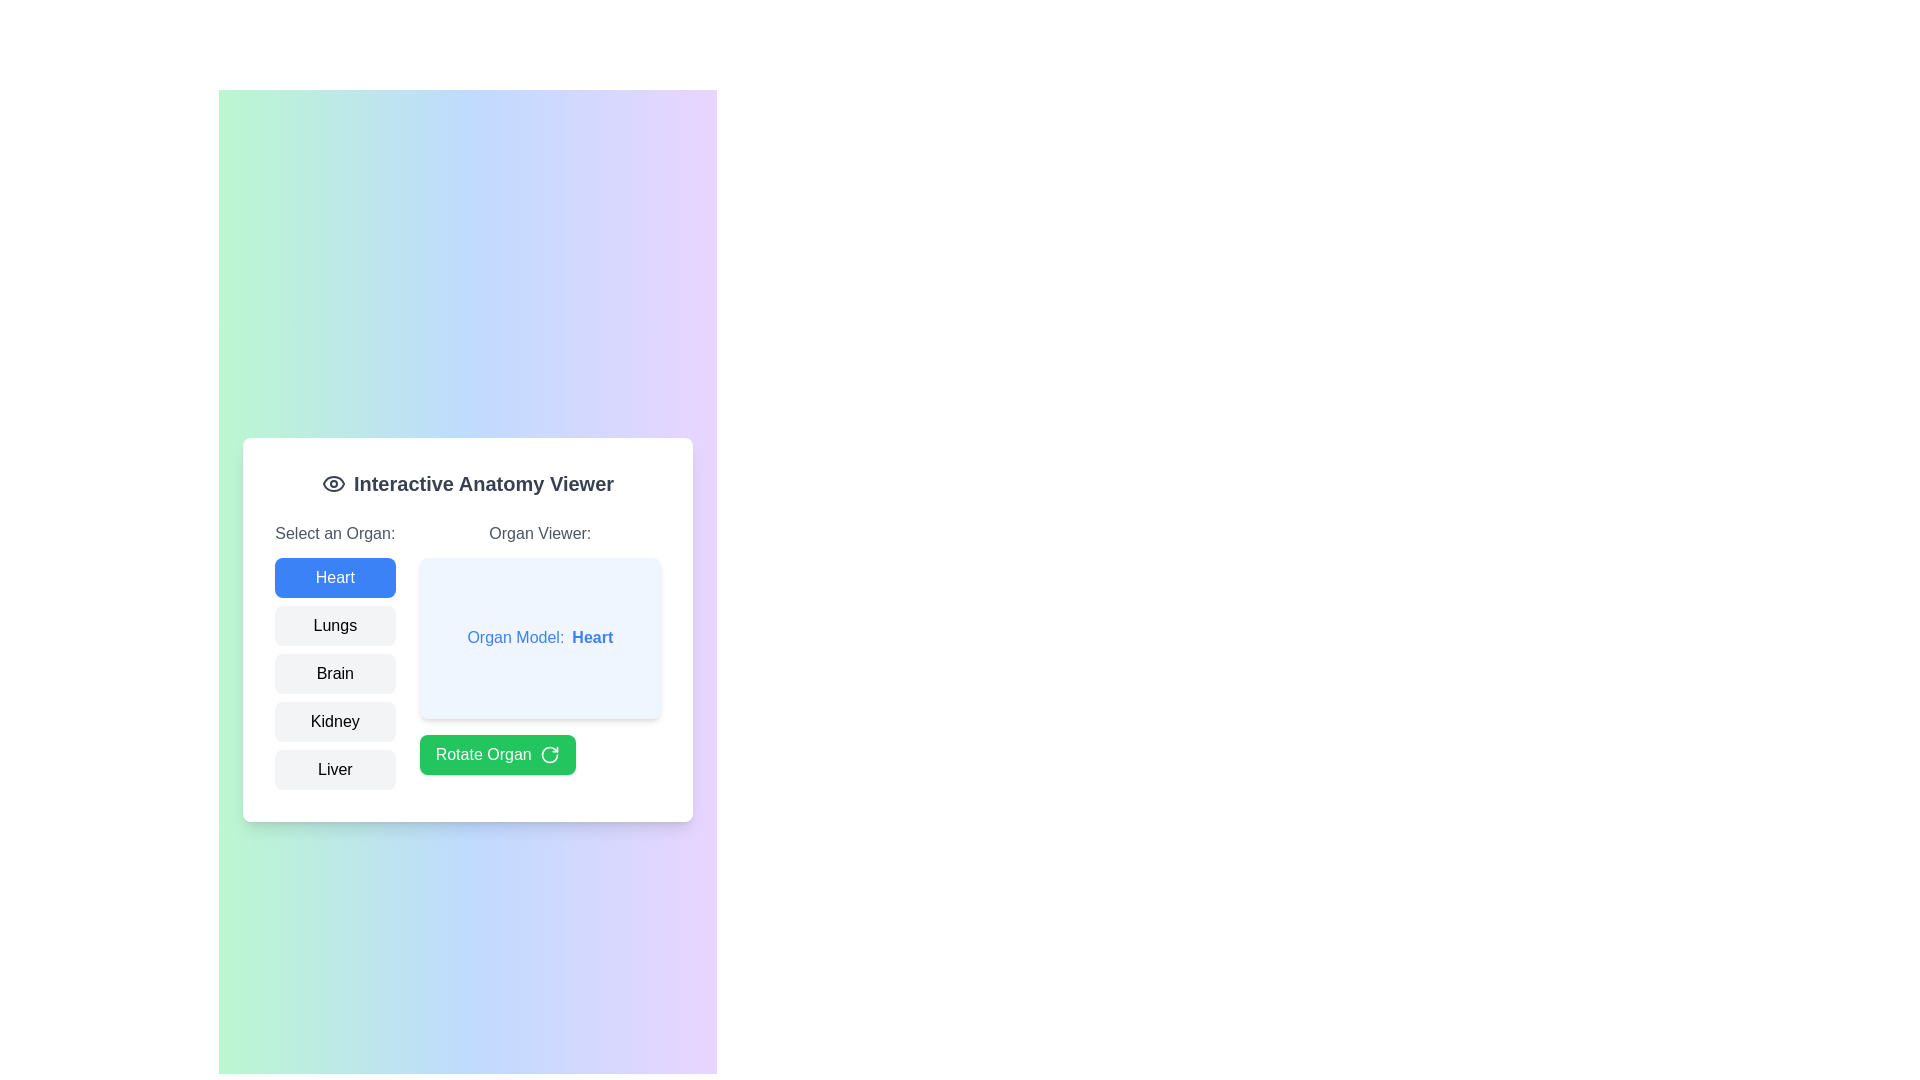 The image size is (1920, 1080). What do you see at coordinates (497, 754) in the screenshot?
I see `the green rectangular button labeled 'Rotate Organ' located in the 'Organ Viewer' section to change its background color` at bounding box center [497, 754].